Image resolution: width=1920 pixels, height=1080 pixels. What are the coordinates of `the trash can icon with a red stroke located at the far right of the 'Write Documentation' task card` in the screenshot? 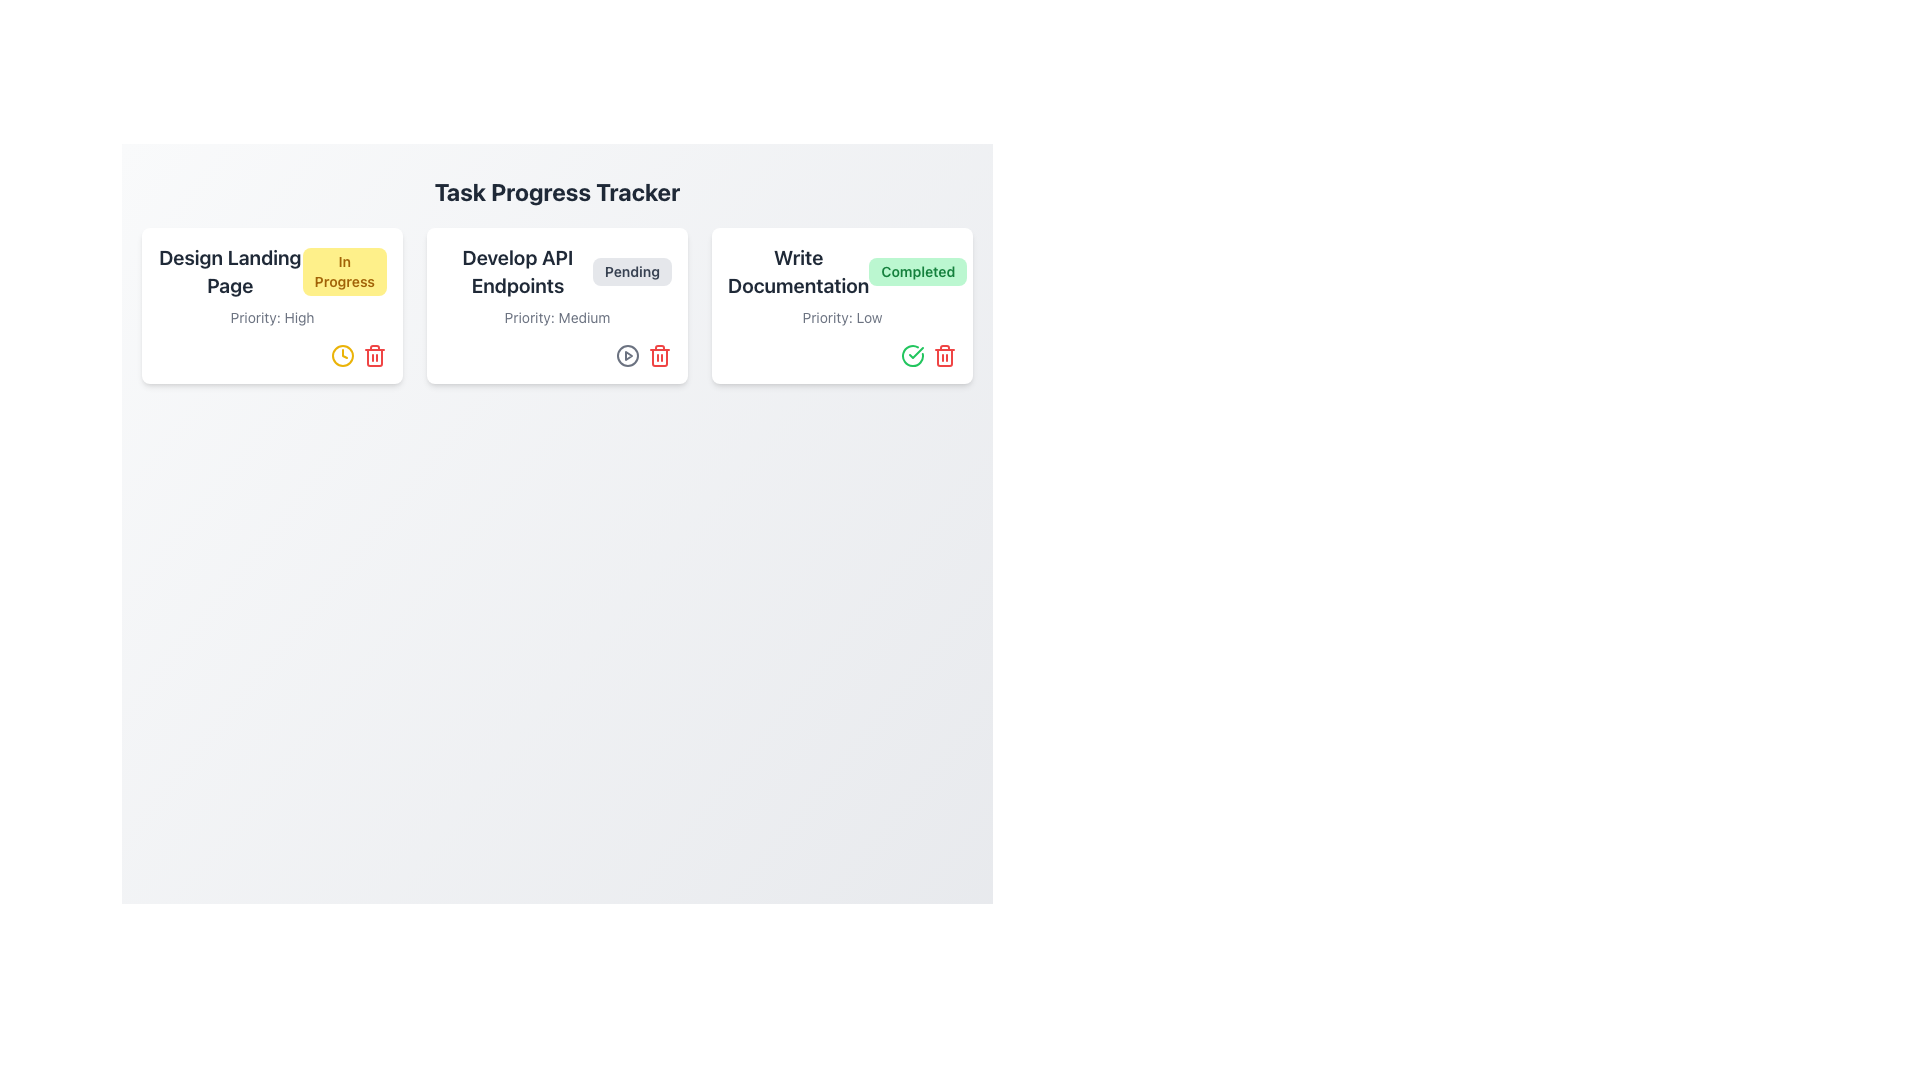 It's located at (944, 354).